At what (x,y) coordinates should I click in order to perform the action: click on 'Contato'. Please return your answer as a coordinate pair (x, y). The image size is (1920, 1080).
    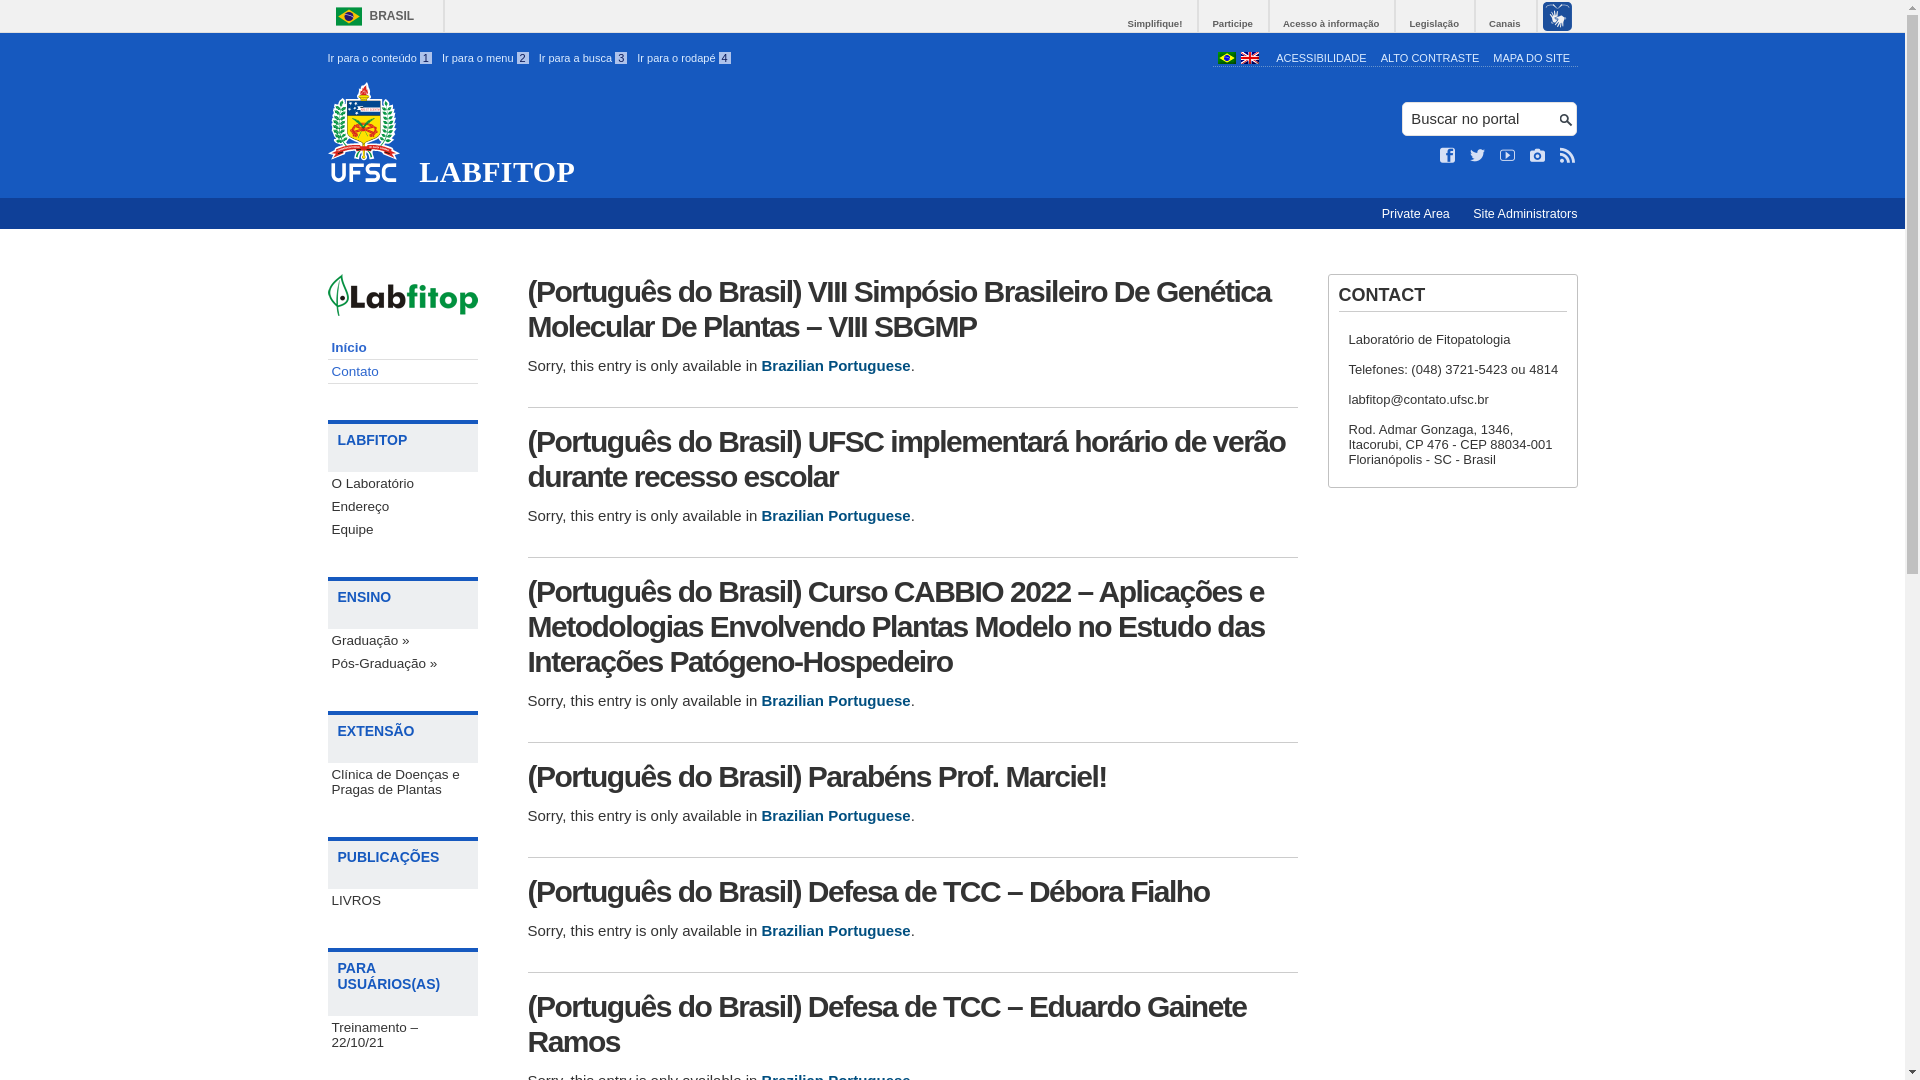
    Looking at the image, I should click on (402, 371).